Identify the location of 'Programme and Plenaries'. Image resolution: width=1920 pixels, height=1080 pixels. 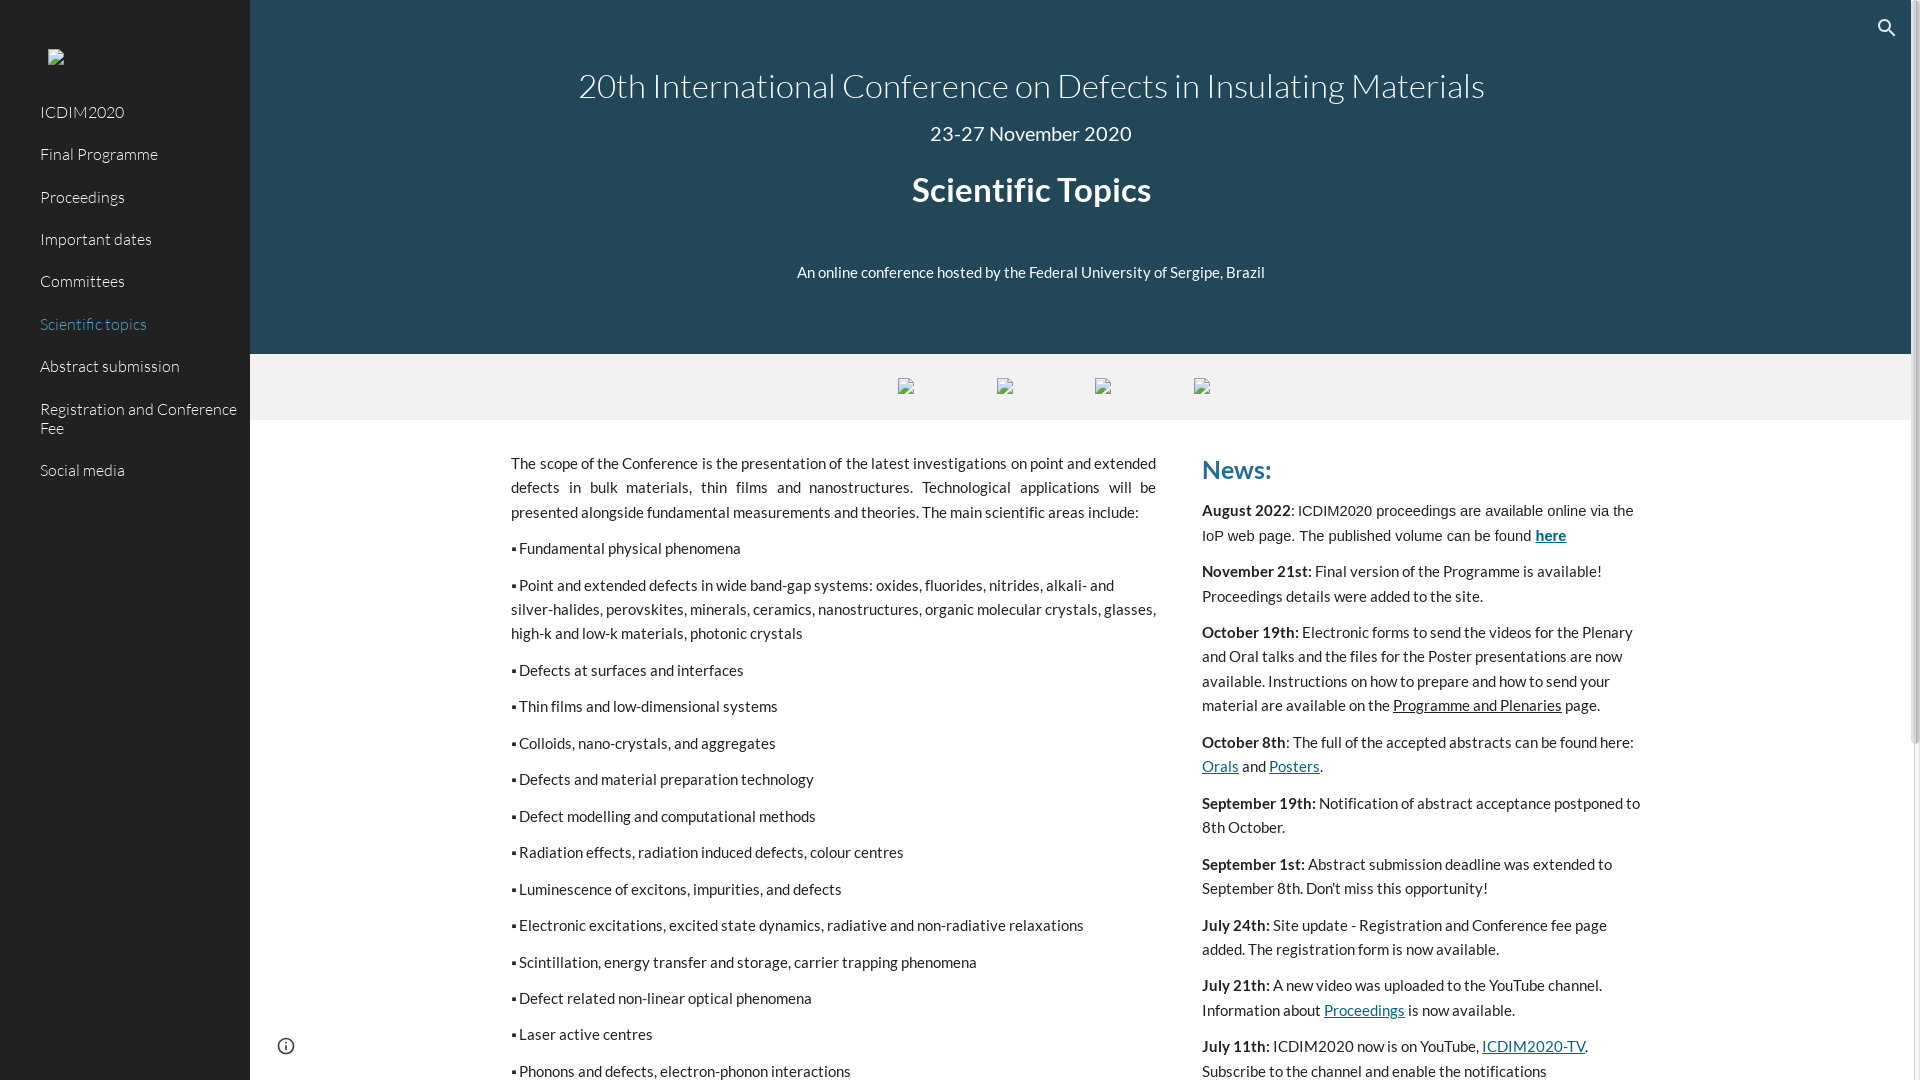
(1477, 704).